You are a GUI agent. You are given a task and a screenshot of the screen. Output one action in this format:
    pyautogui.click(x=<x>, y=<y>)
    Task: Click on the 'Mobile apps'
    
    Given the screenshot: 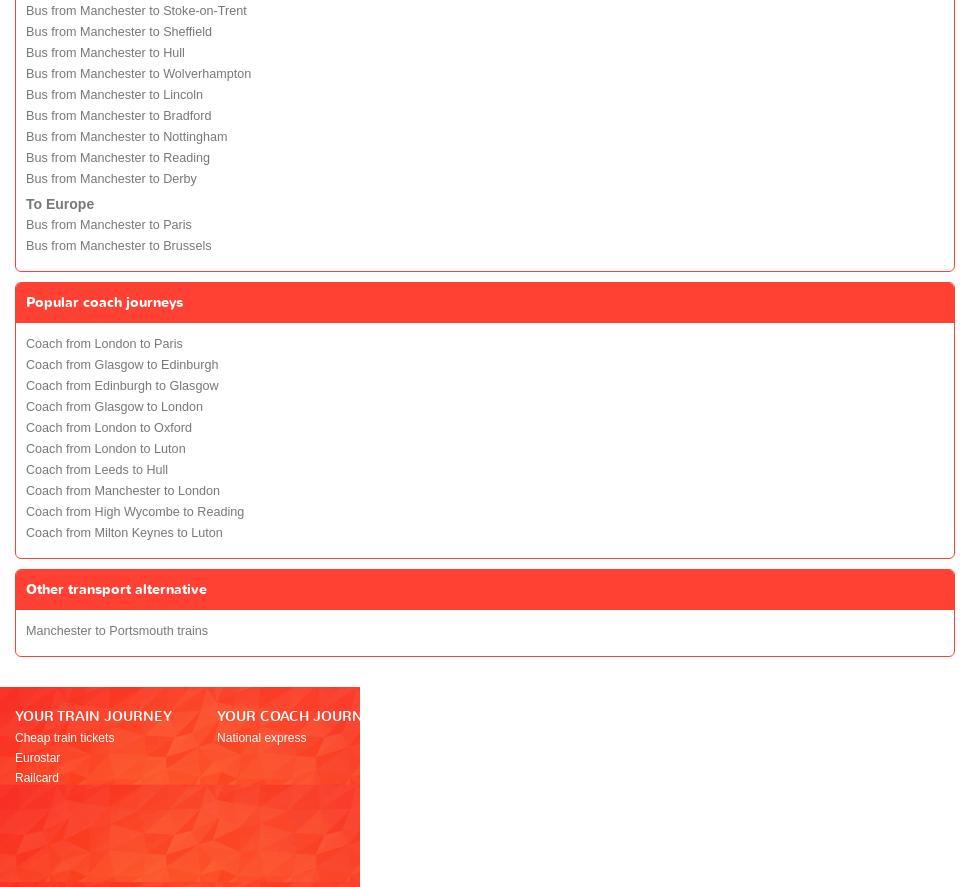 What is the action you would take?
    pyautogui.click(x=620, y=817)
    